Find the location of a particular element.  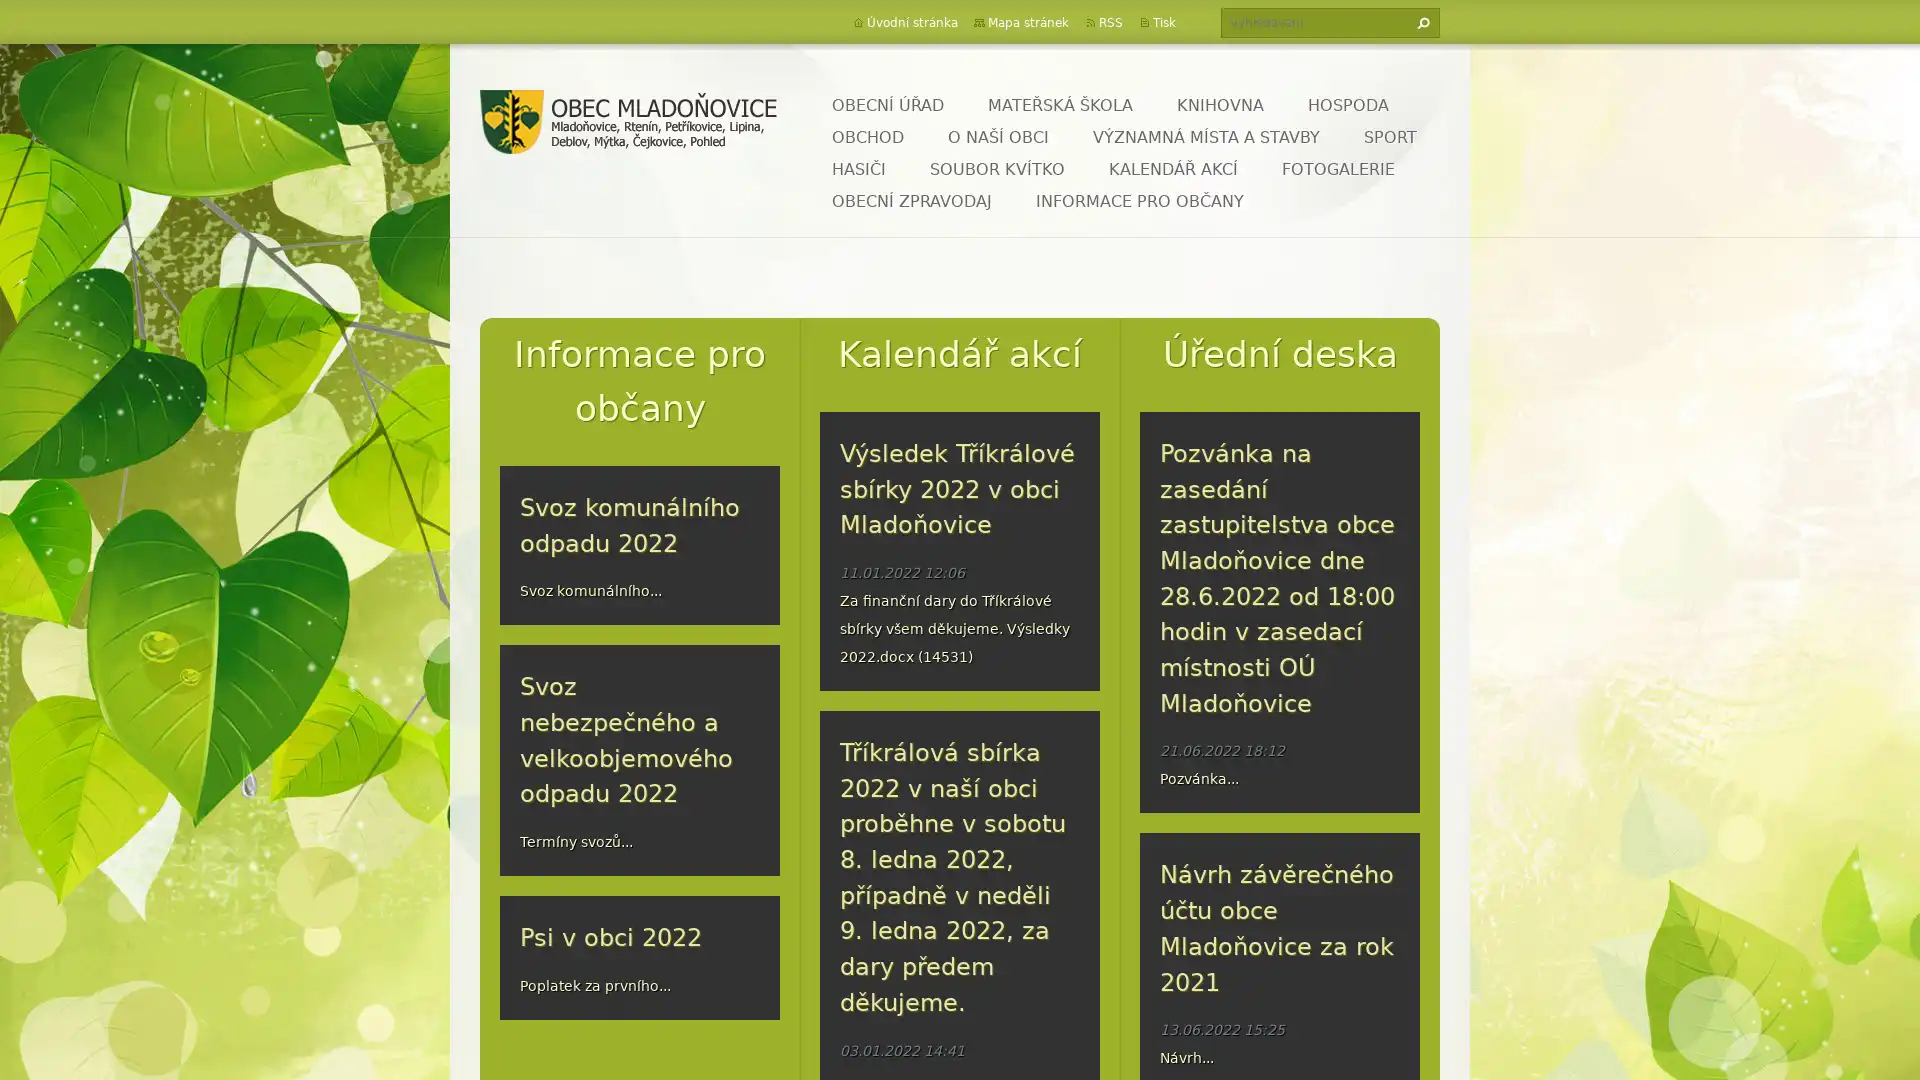

Hledat is located at coordinates (1419, 23).